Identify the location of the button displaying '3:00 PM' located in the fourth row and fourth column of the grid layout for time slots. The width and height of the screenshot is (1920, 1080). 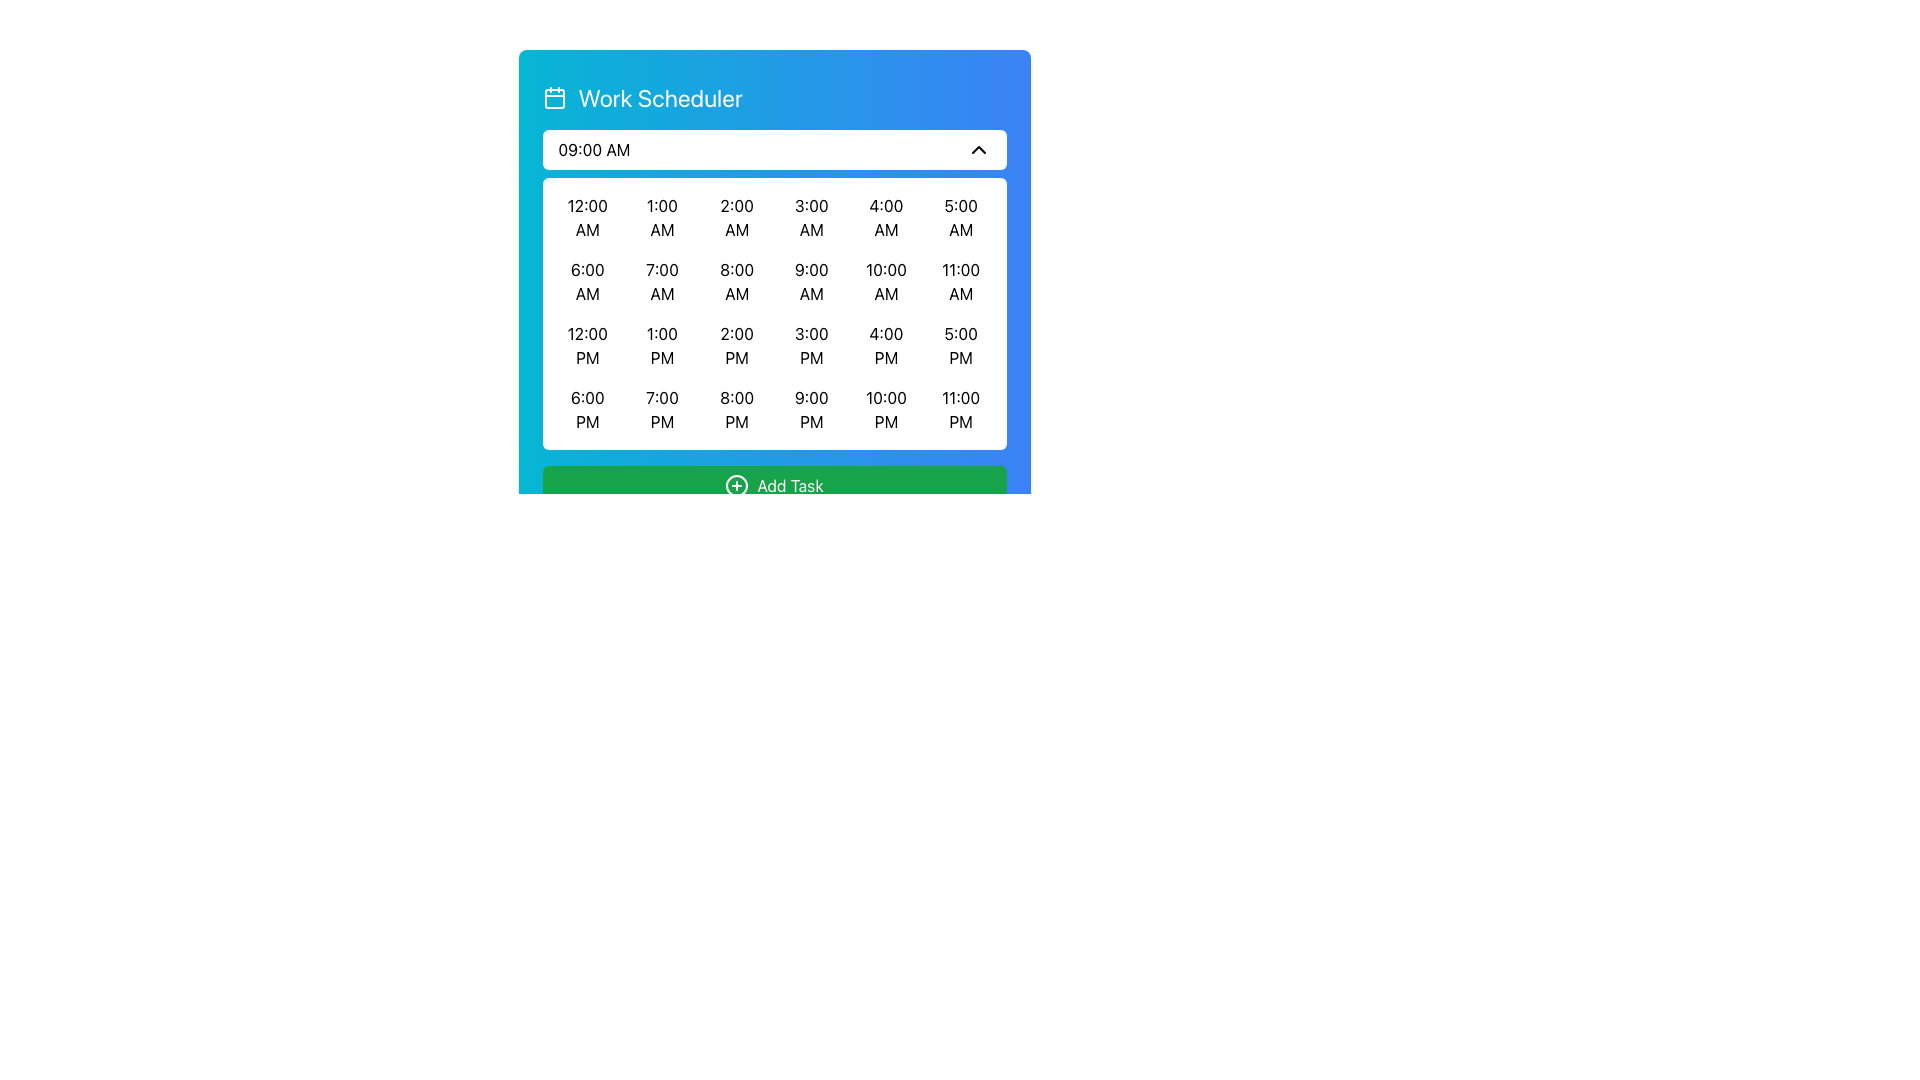
(811, 345).